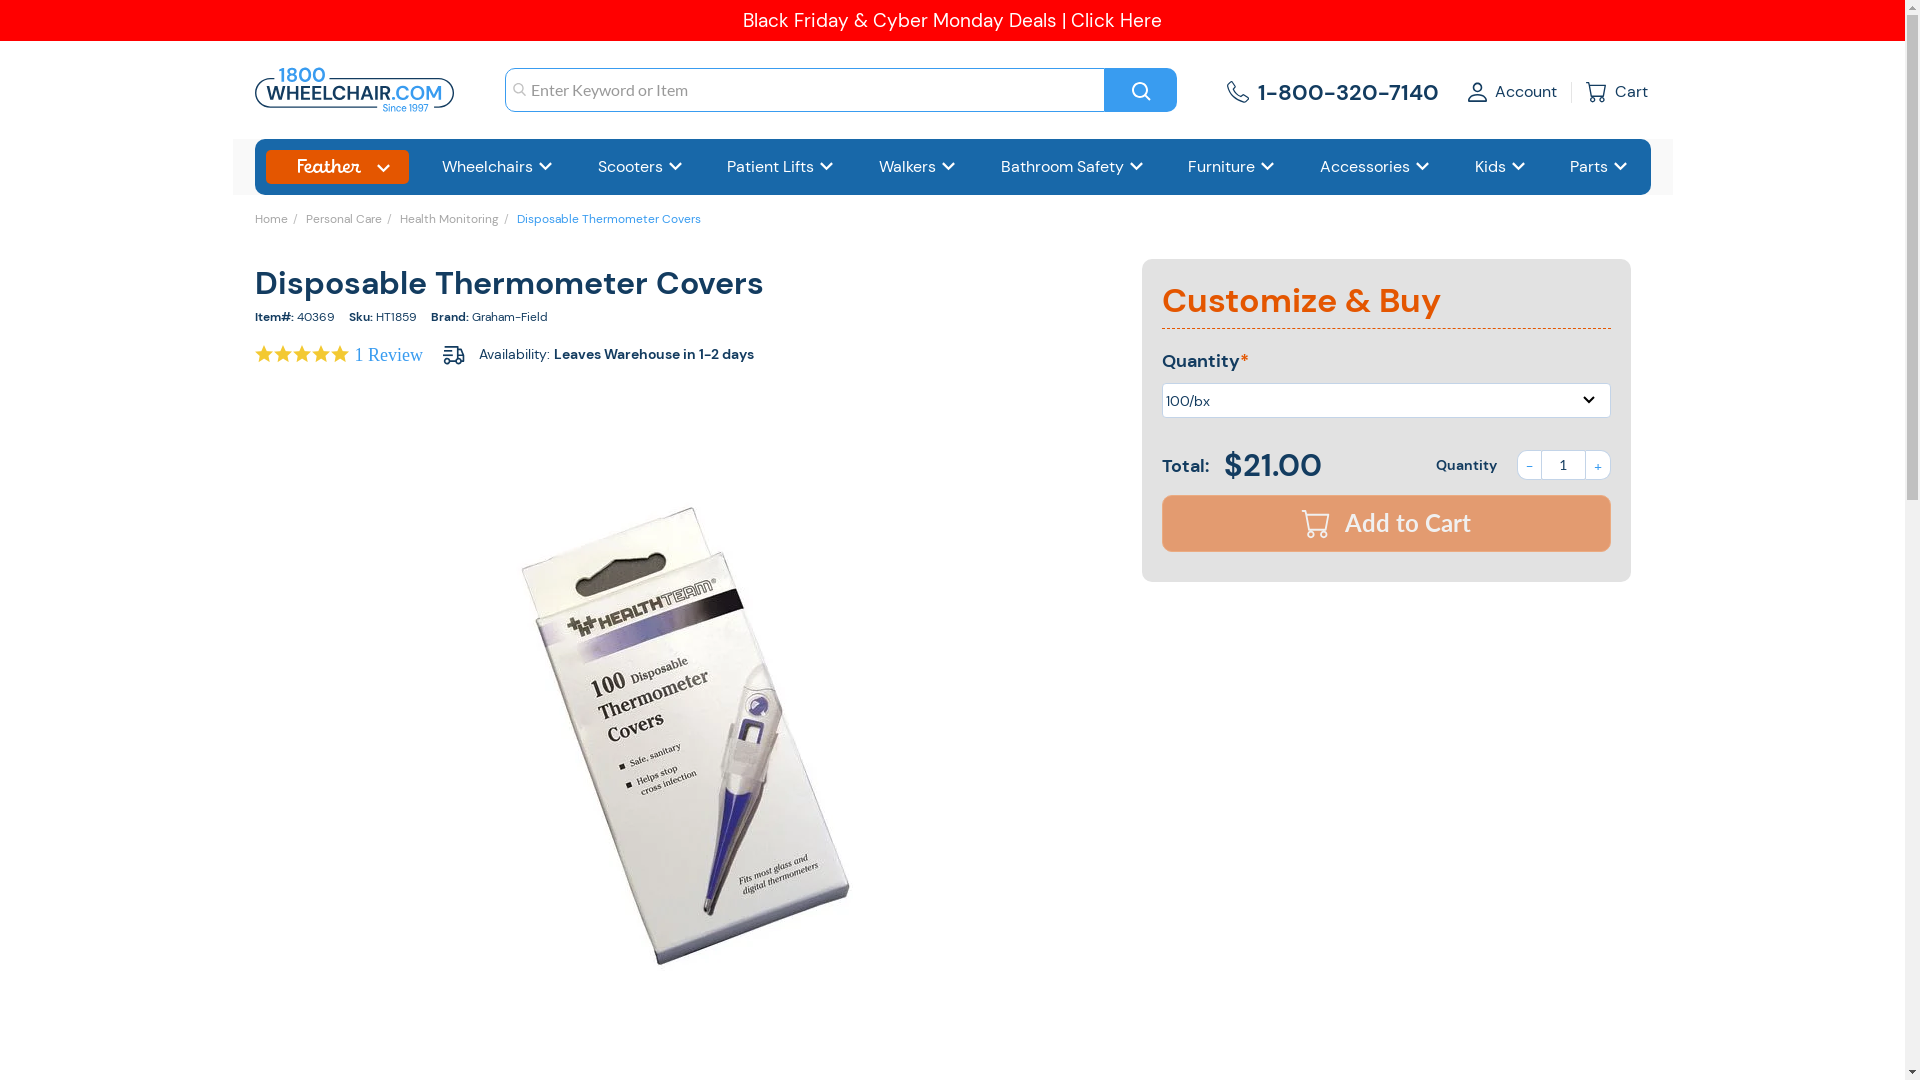  Describe the element at coordinates (1559, 166) in the screenshot. I see `'Parts'` at that location.